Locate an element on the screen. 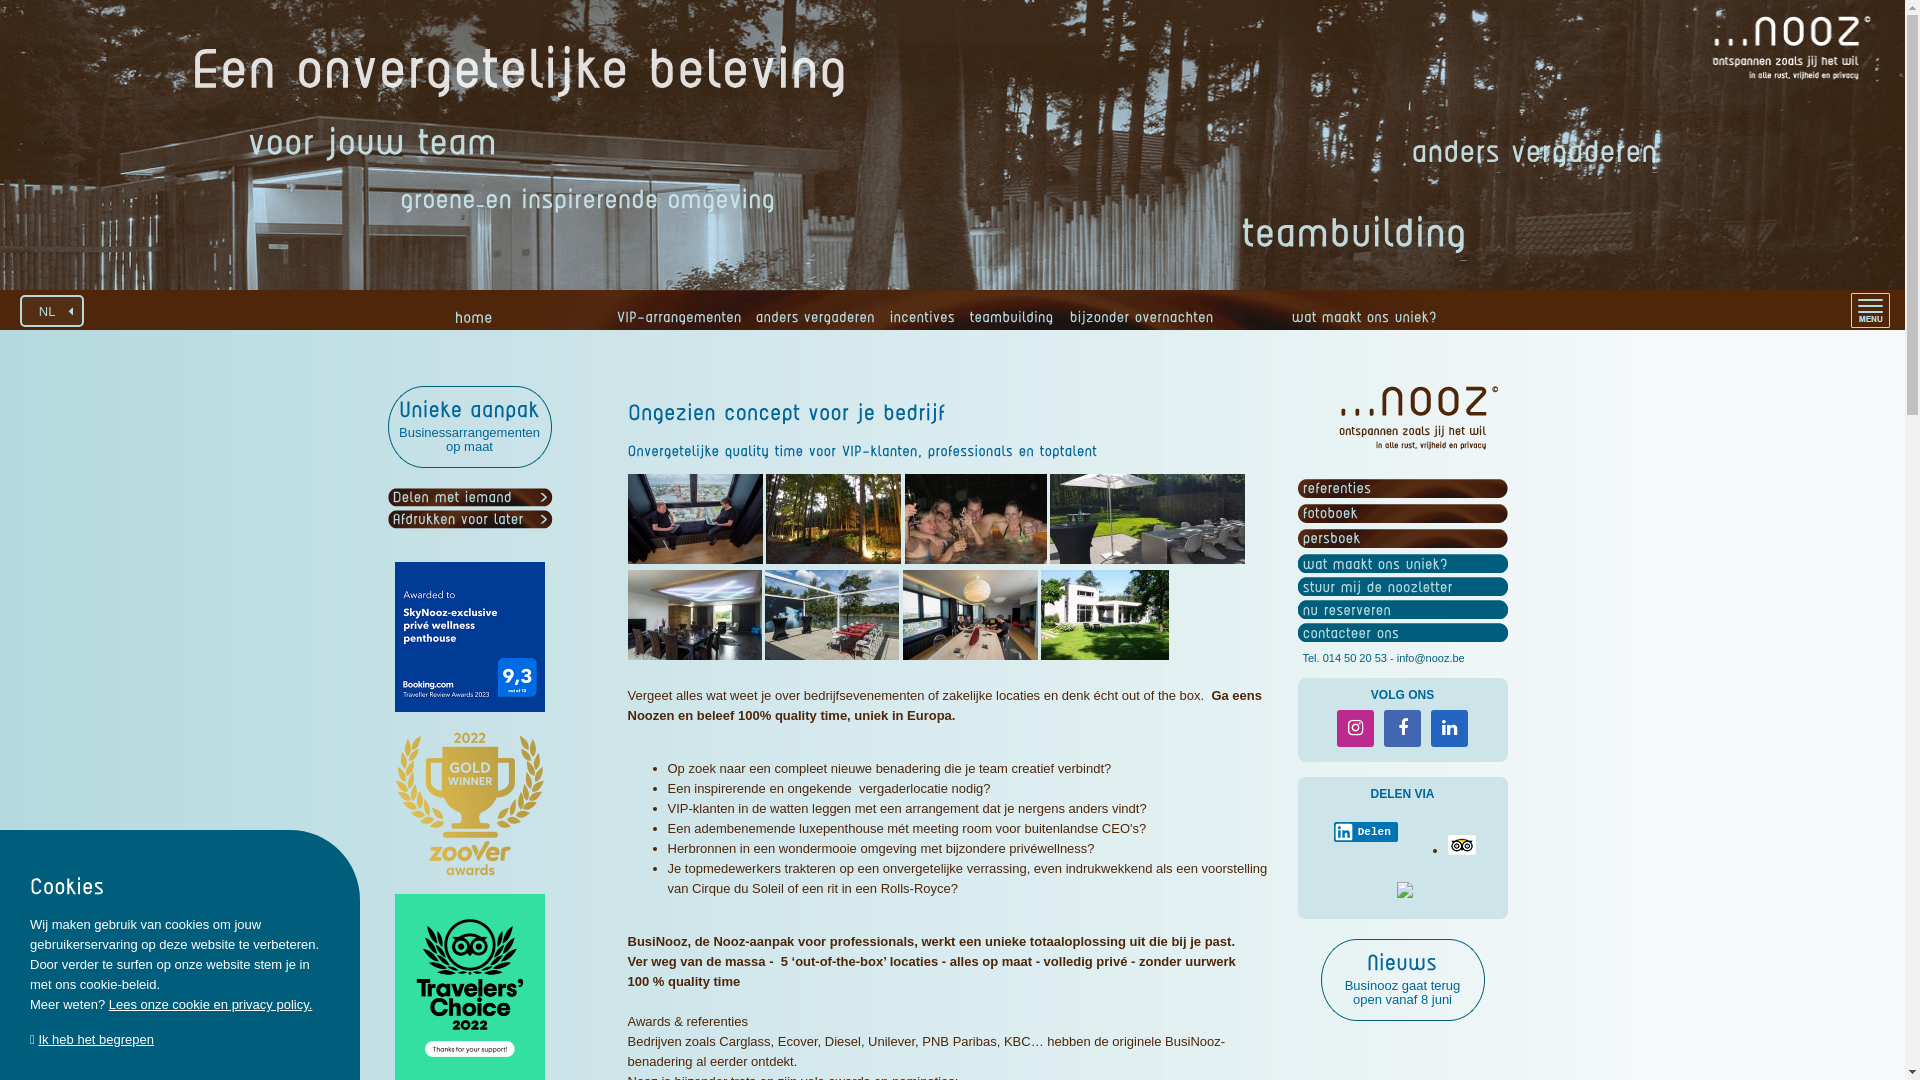 The image size is (1920, 1080). 'nu reserveren' is located at coordinates (1346, 608).